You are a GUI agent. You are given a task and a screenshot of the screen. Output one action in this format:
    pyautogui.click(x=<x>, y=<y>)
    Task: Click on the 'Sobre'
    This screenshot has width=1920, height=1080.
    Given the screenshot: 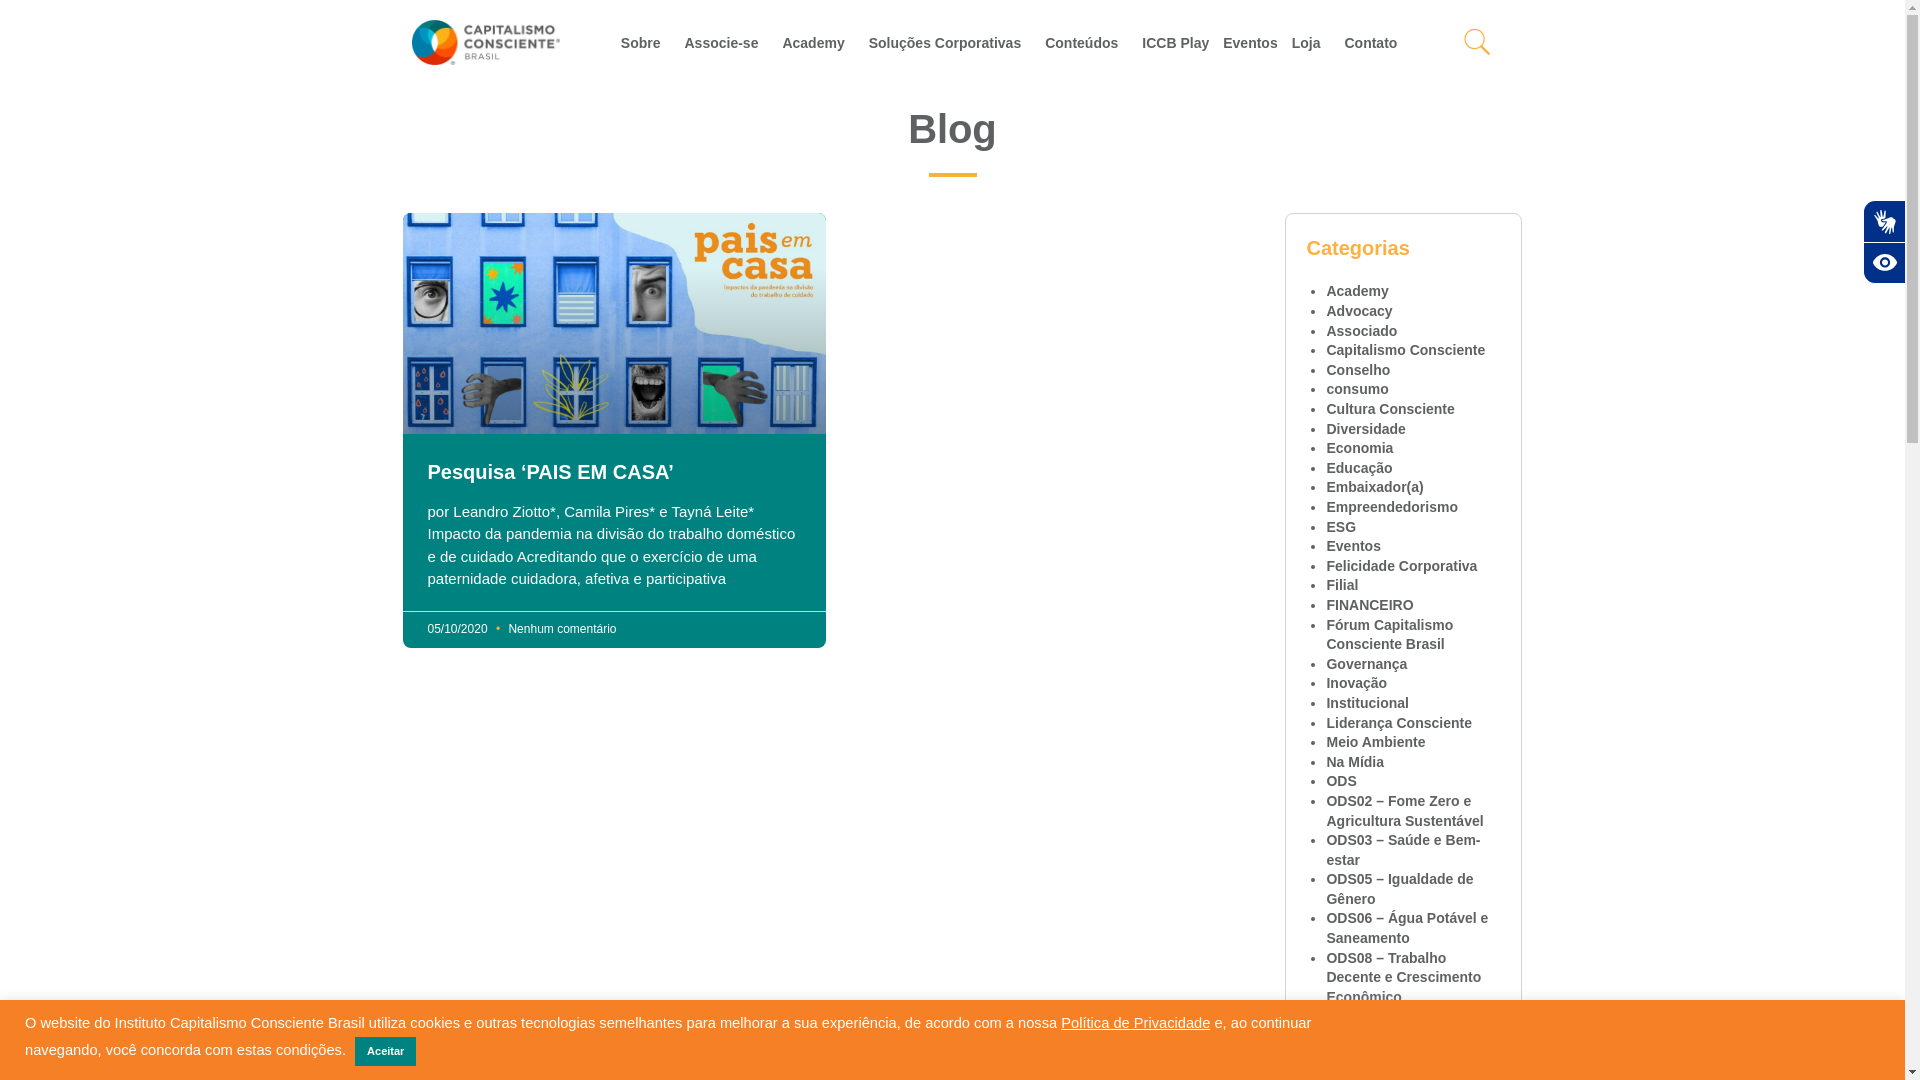 What is the action you would take?
    pyautogui.click(x=613, y=42)
    